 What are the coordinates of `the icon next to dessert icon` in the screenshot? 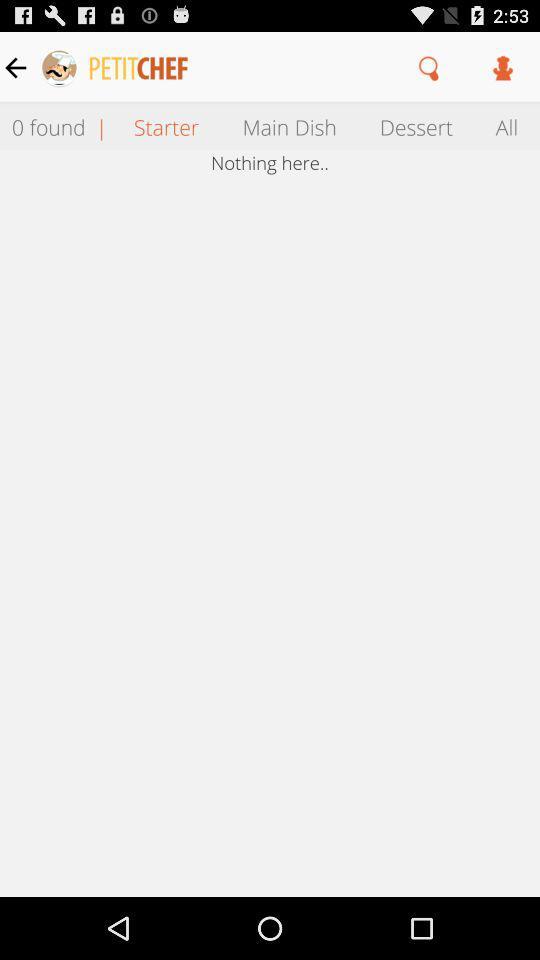 It's located at (288, 125).